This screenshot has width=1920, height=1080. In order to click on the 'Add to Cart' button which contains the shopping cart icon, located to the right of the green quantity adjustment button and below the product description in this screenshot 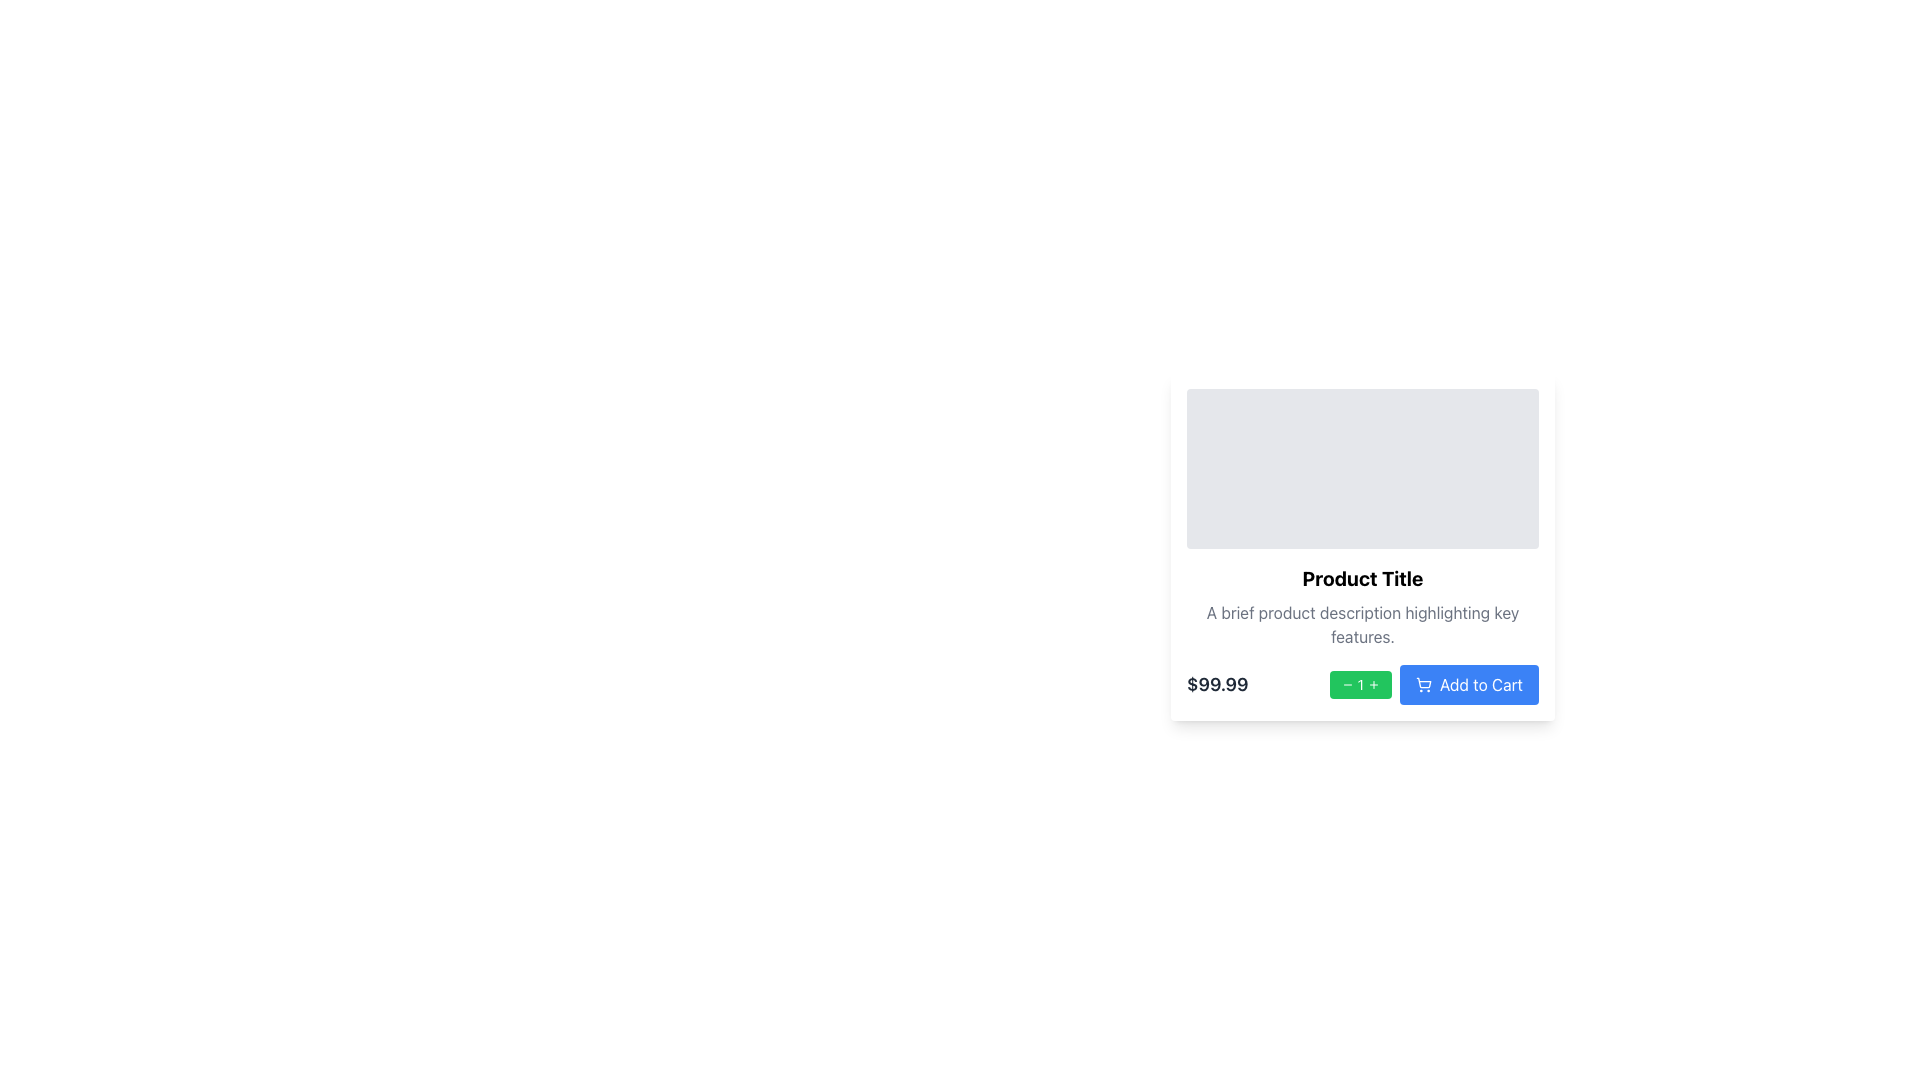, I will do `click(1423, 681)`.